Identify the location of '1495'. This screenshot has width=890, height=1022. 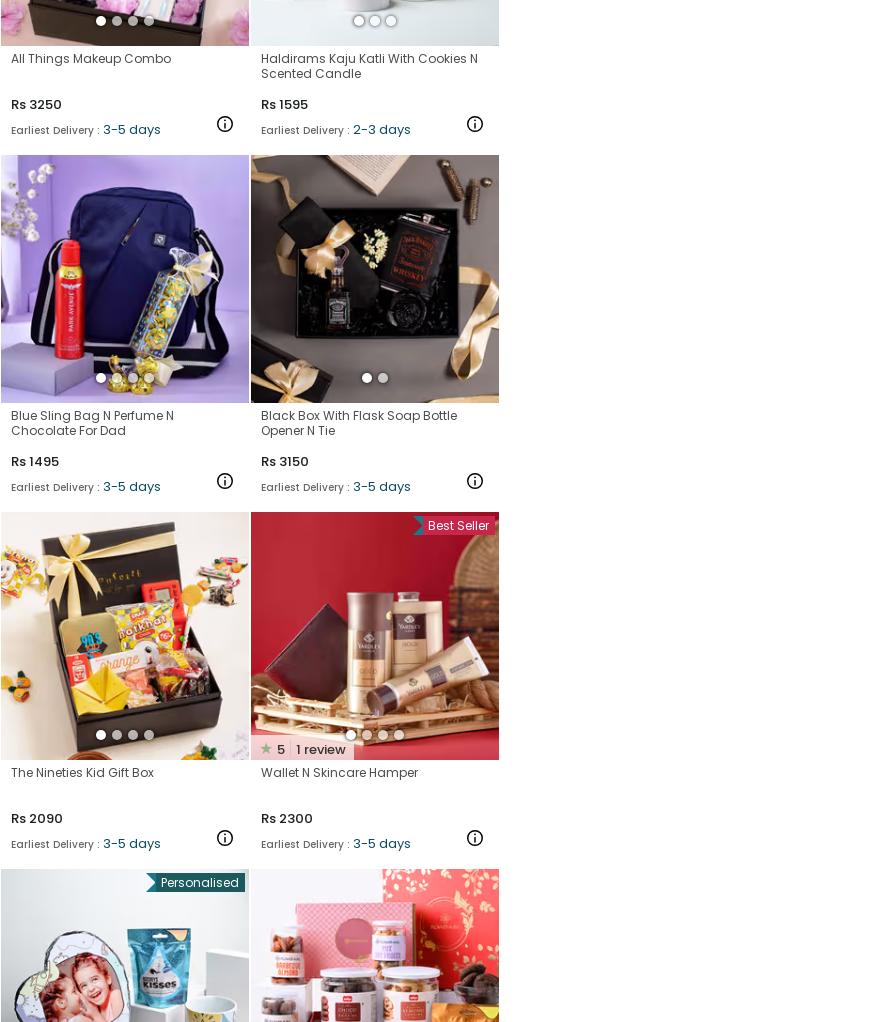
(43, 459).